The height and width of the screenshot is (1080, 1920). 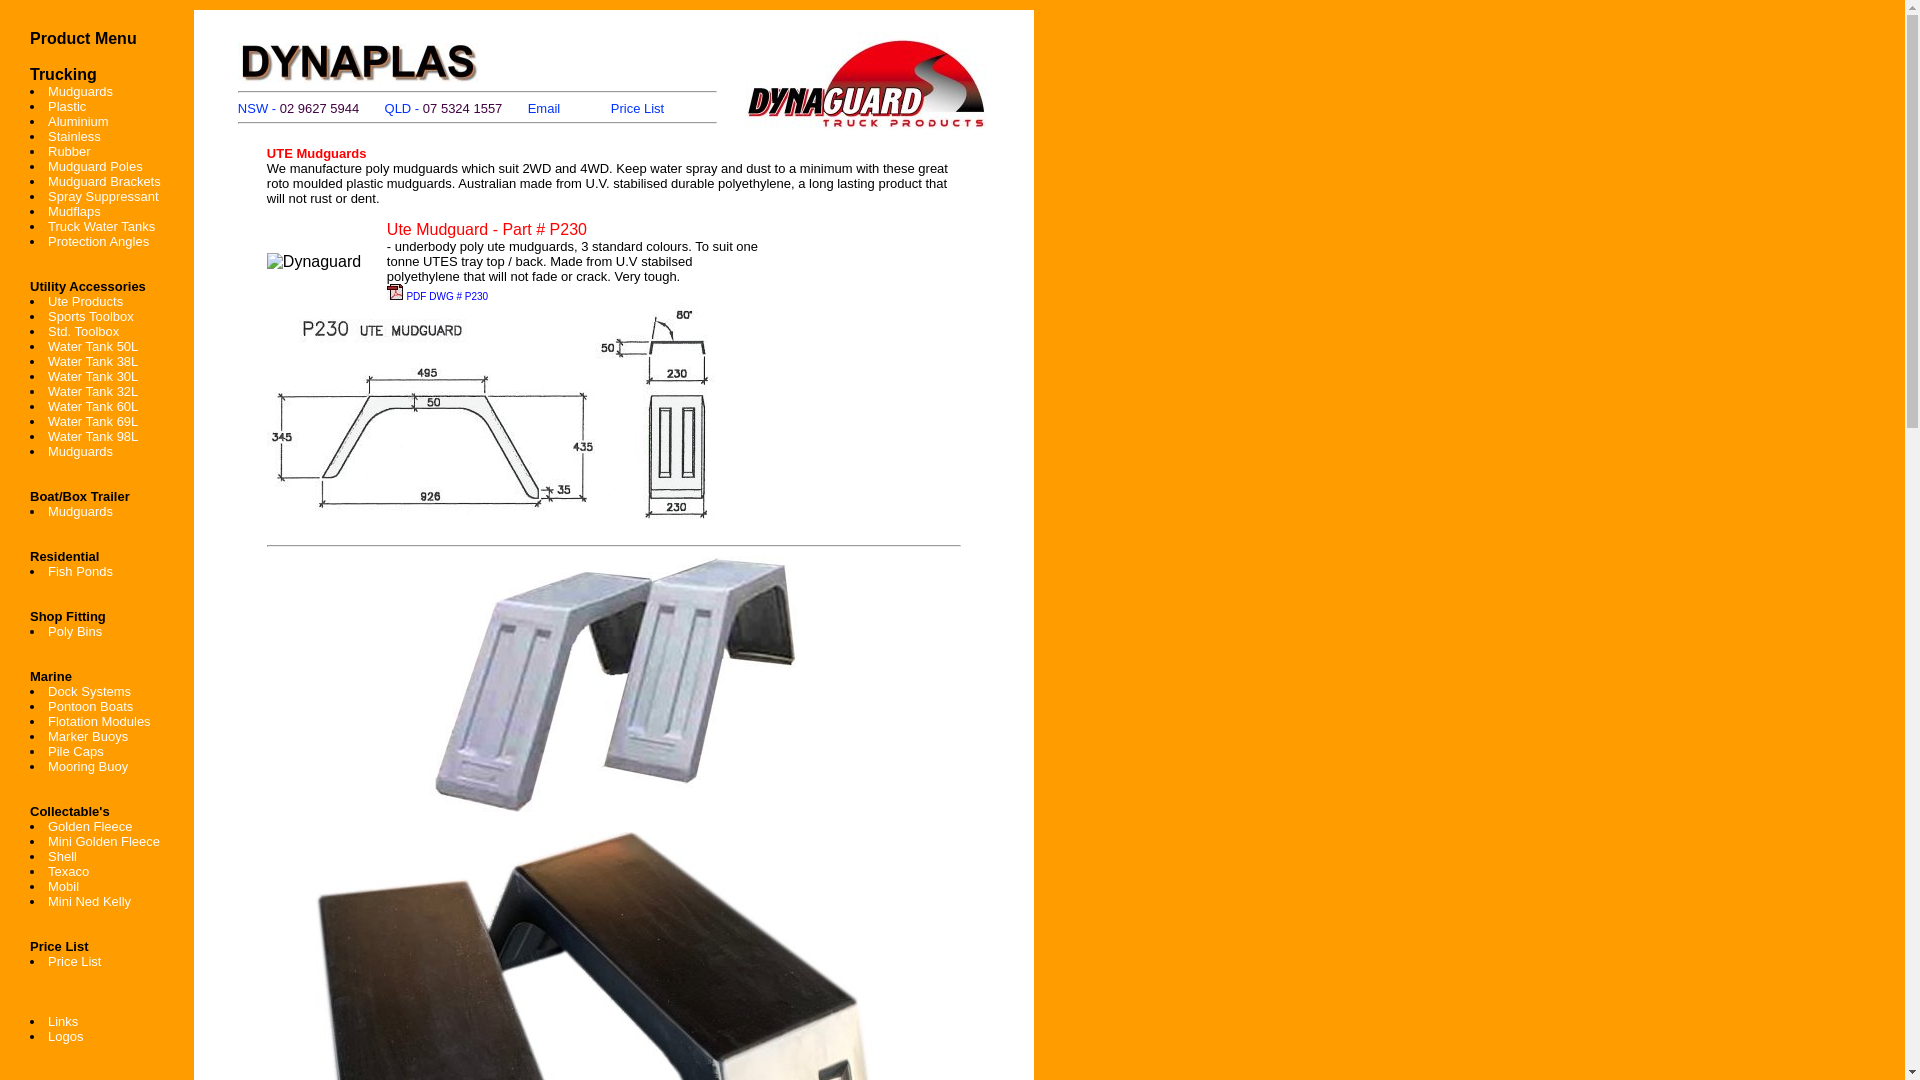 What do you see at coordinates (68, 870) in the screenshot?
I see `'Texaco'` at bounding box center [68, 870].